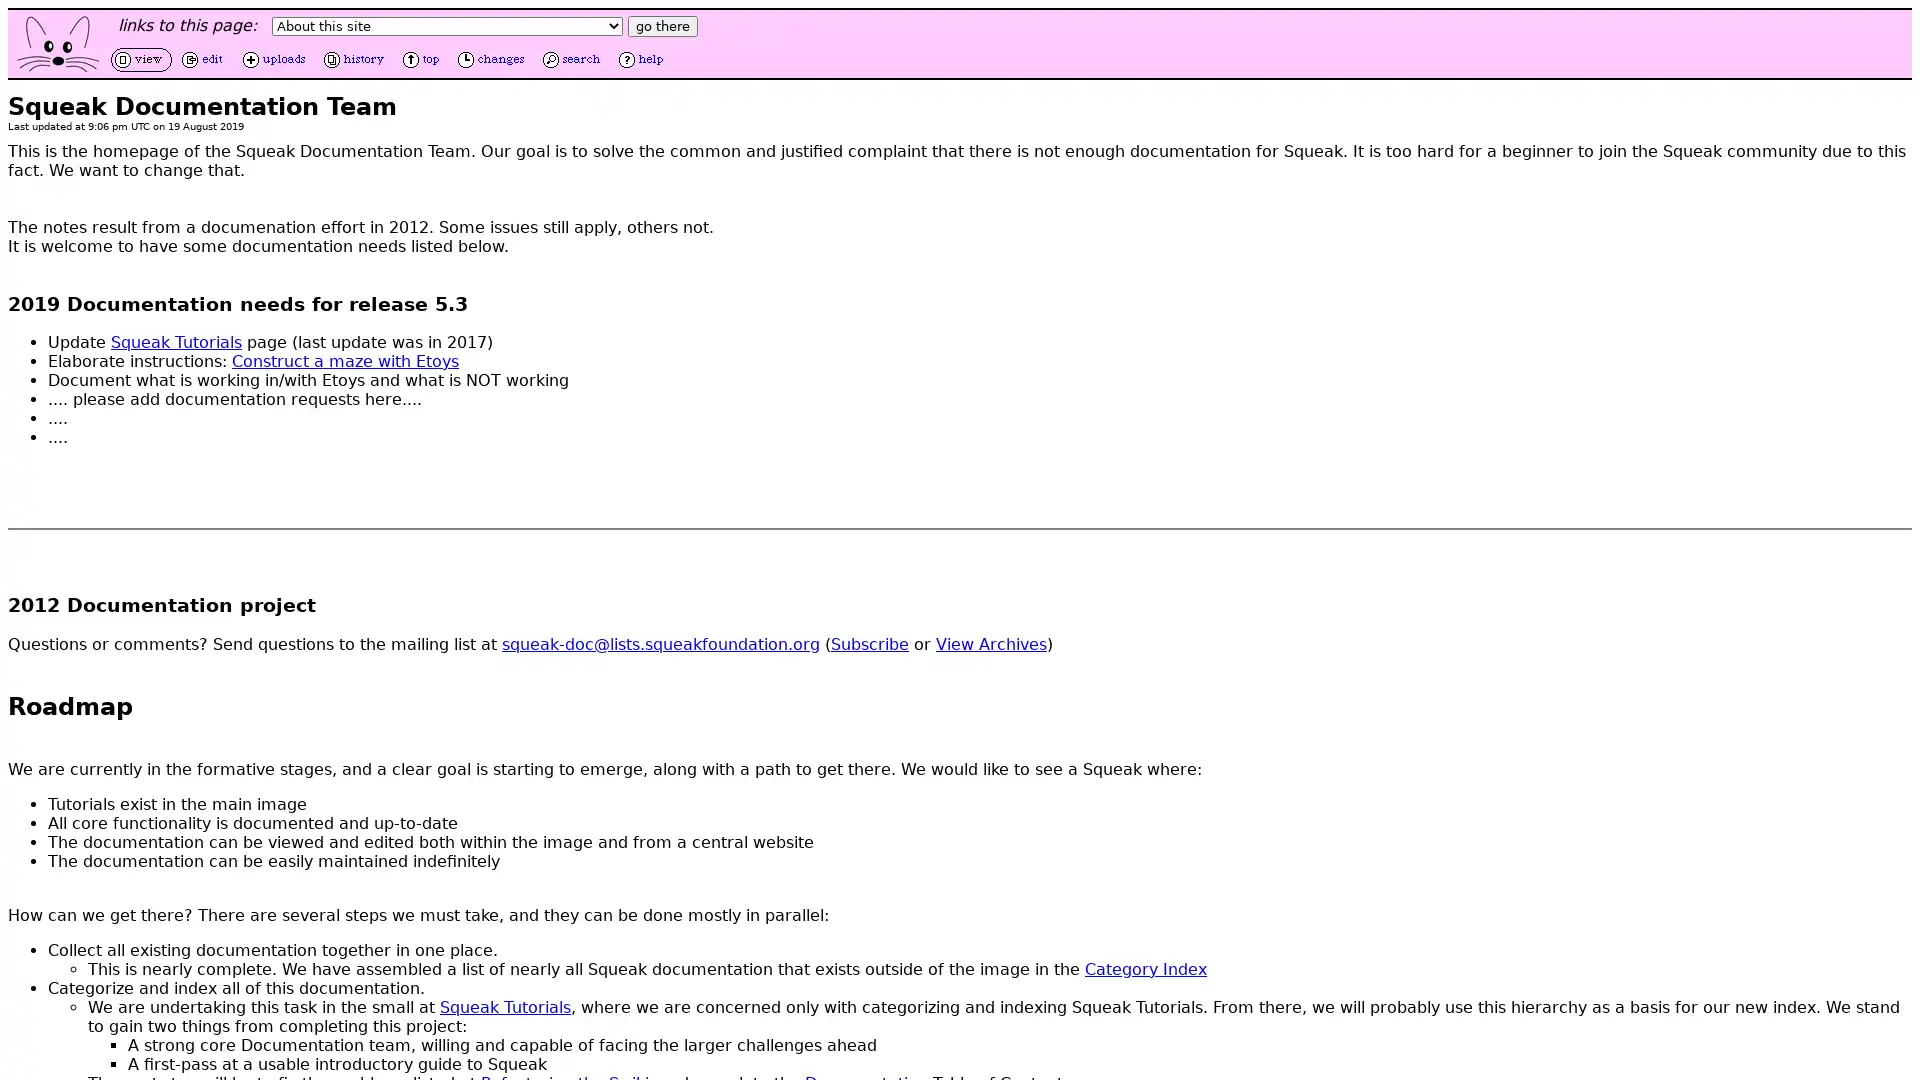  I want to click on go there, so click(662, 26).